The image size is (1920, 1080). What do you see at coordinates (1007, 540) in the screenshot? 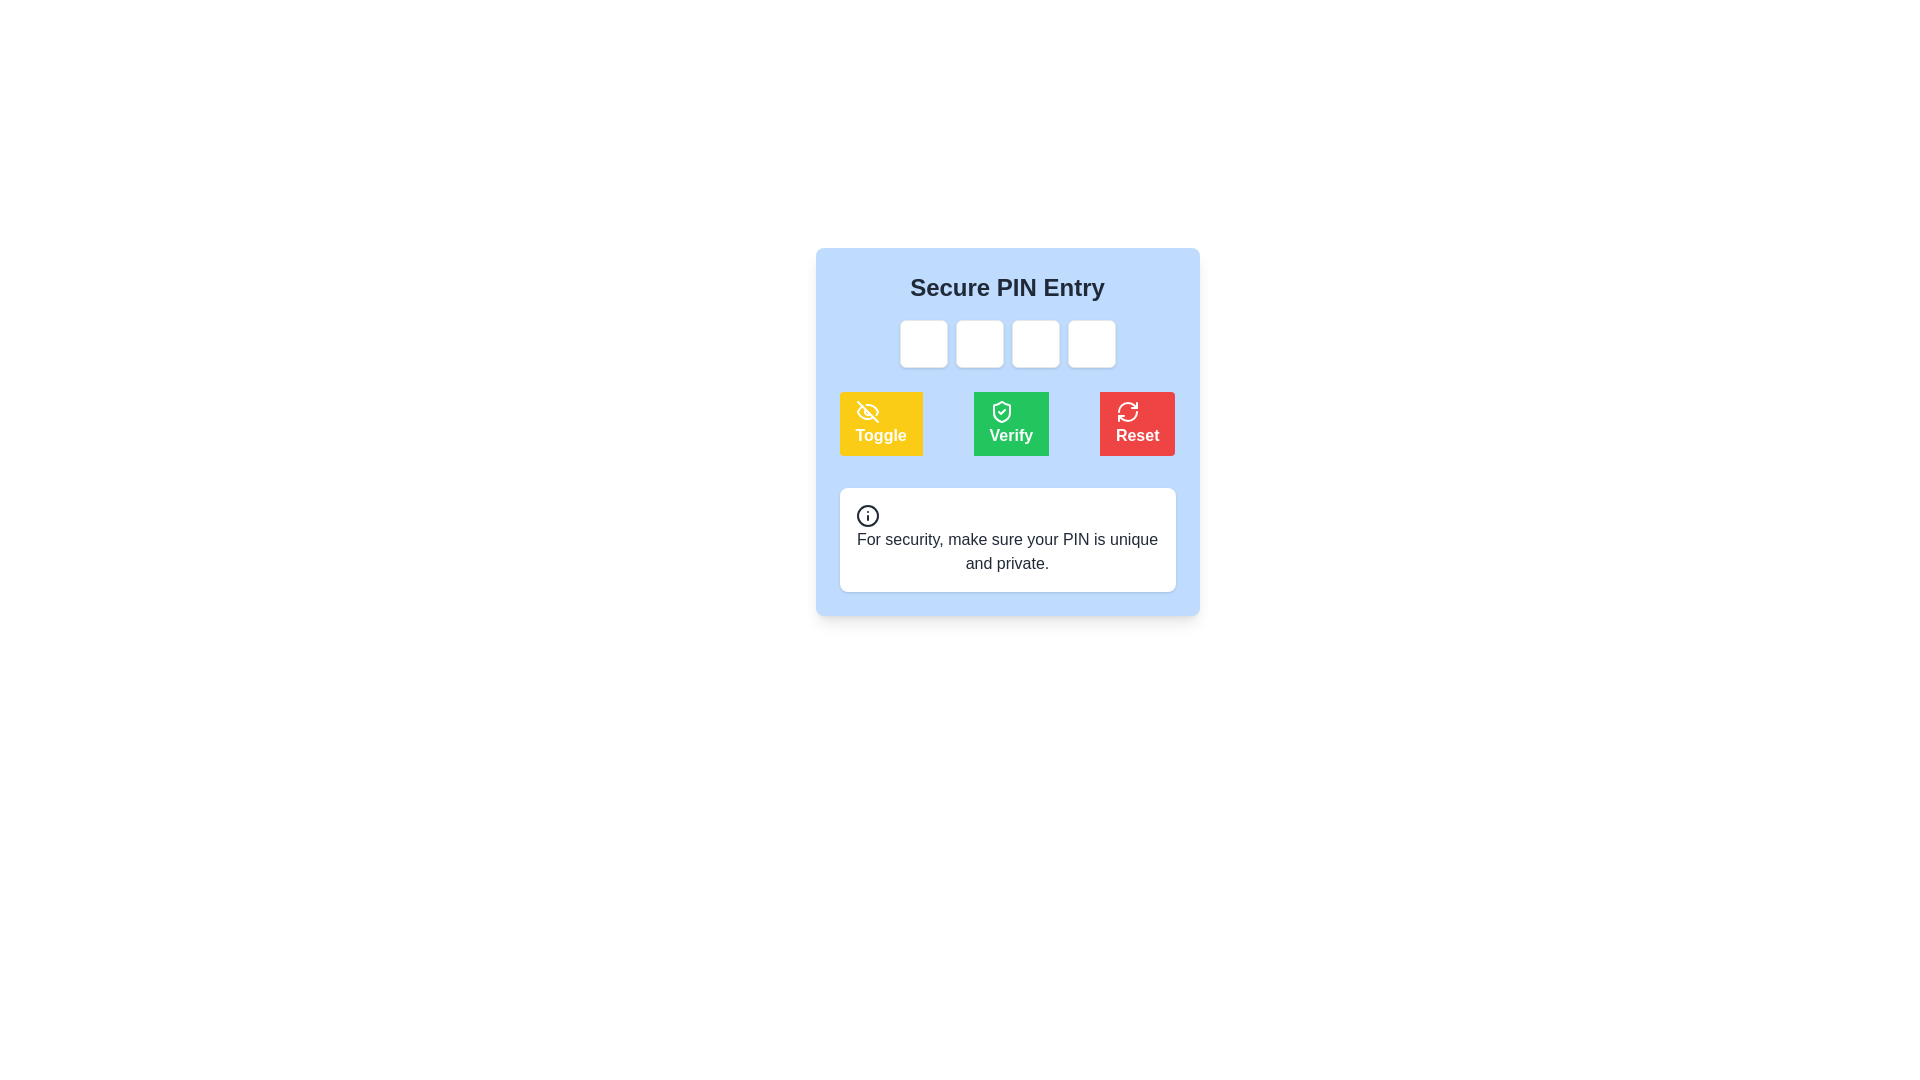
I see `the informational text element that provides guidance about keeping the PIN secure and unique, located at the bottom center of the blue card, beneath the buttons labeled 'Toggle,' 'Verify,' and 'Reset.'` at bounding box center [1007, 540].